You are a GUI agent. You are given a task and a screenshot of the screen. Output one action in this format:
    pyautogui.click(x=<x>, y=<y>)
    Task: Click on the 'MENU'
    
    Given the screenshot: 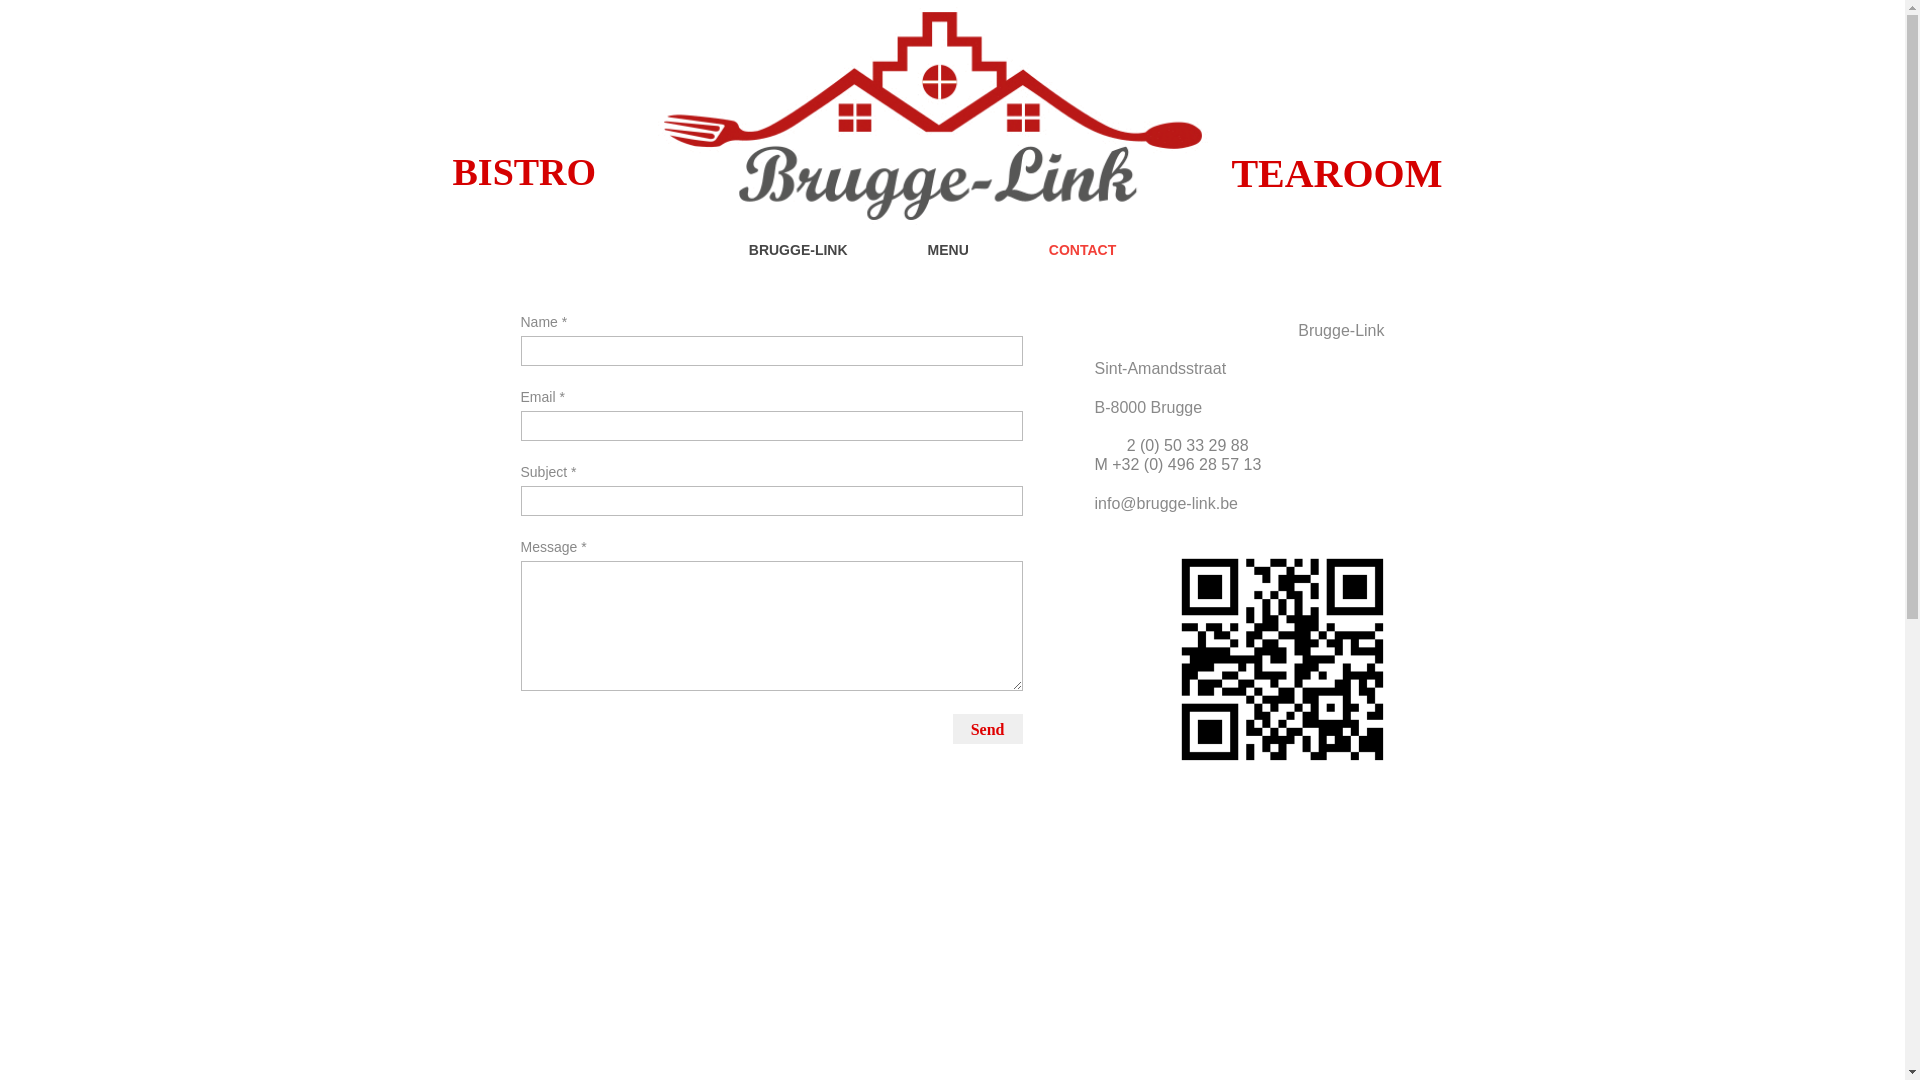 What is the action you would take?
    pyautogui.click(x=968, y=257)
    